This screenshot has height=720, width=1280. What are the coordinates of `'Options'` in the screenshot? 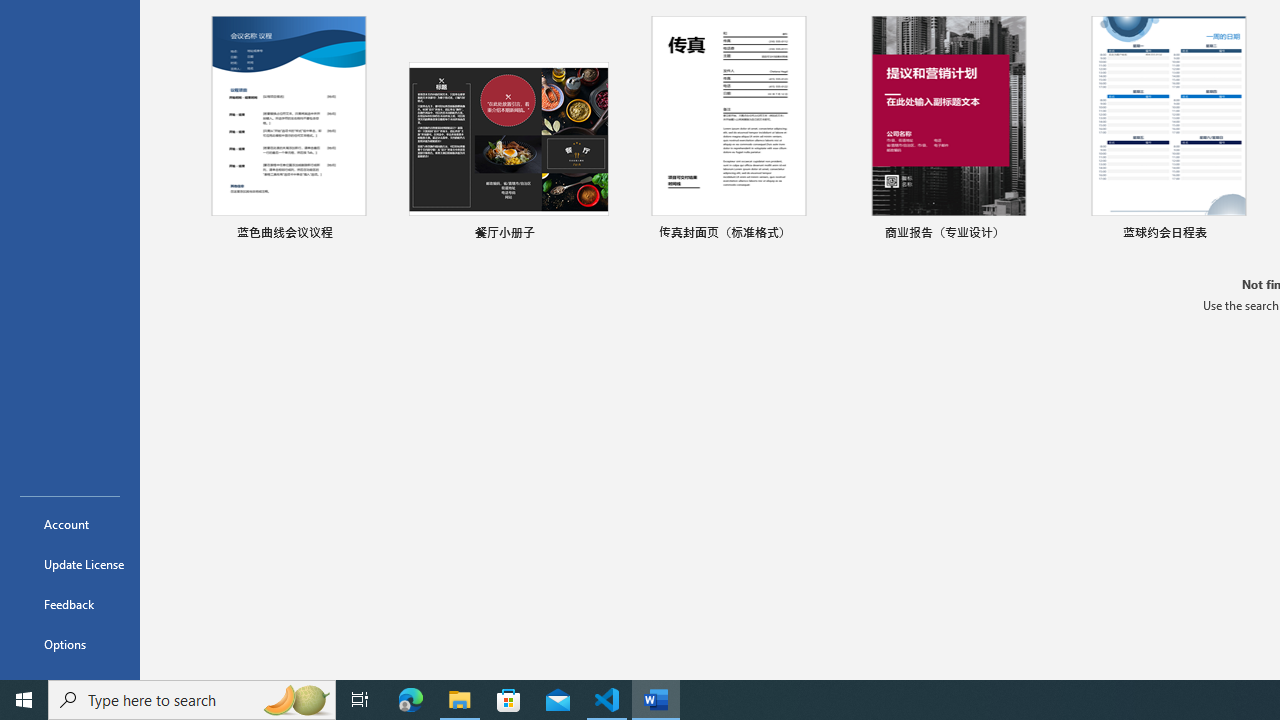 It's located at (69, 644).